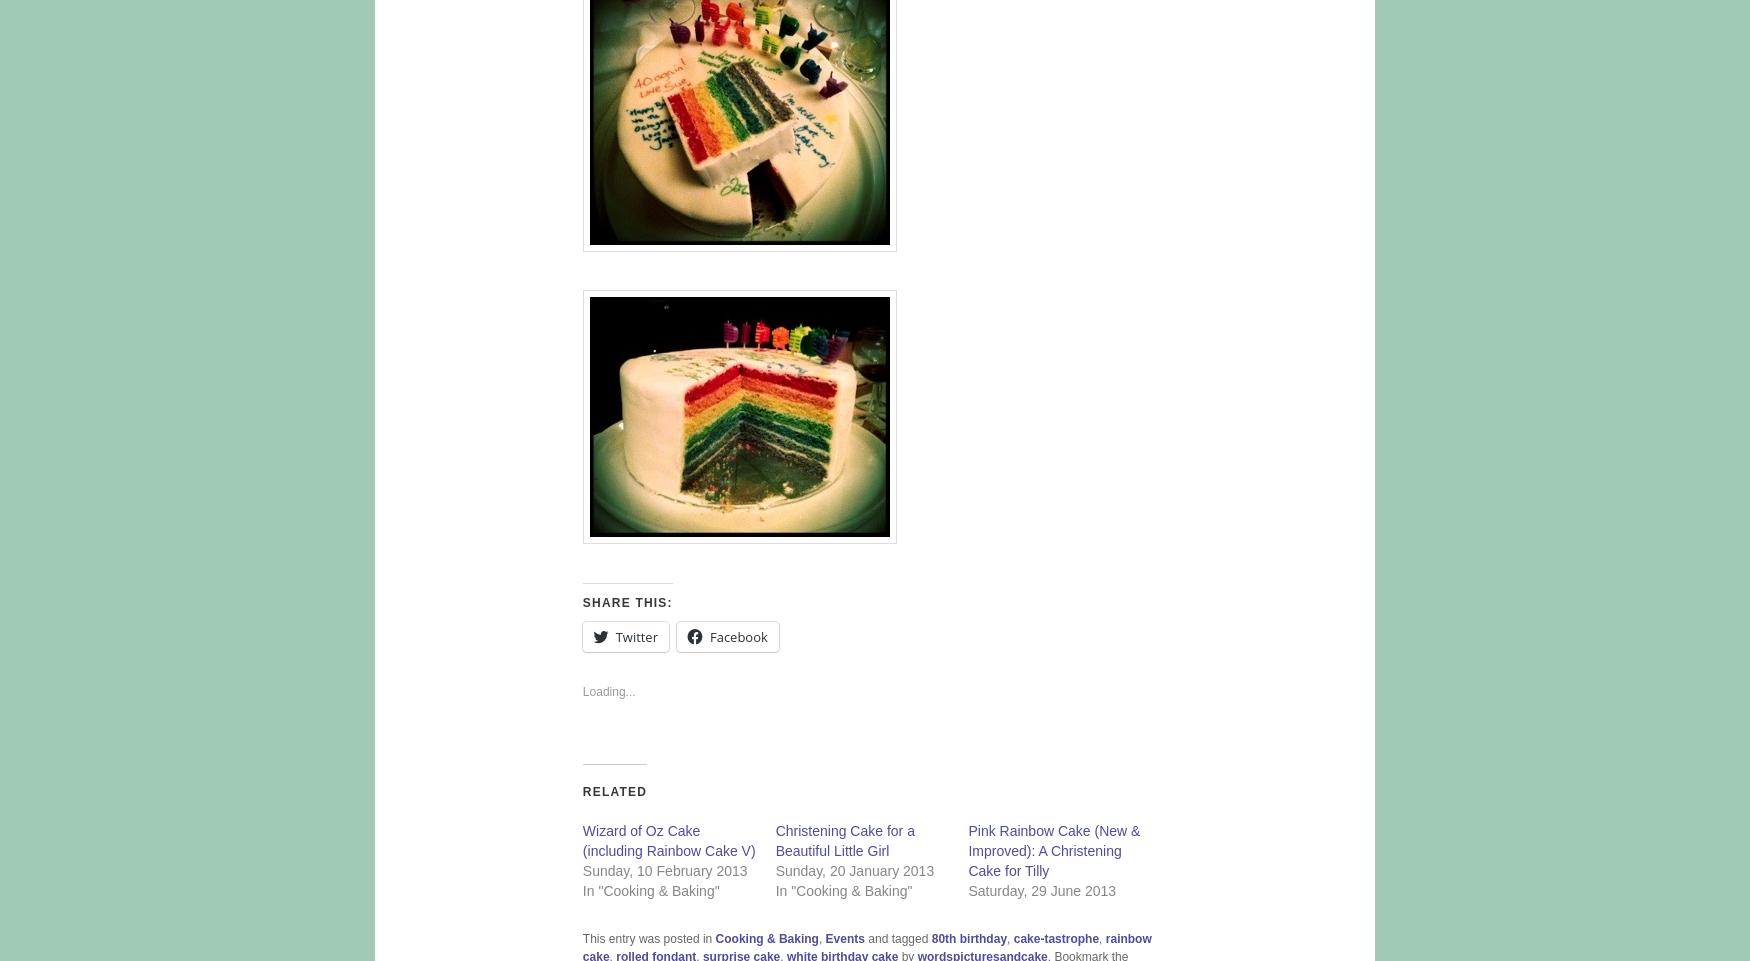 This screenshot has height=961, width=1750. Describe the element at coordinates (737, 637) in the screenshot. I see `'Facebook'` at that location.